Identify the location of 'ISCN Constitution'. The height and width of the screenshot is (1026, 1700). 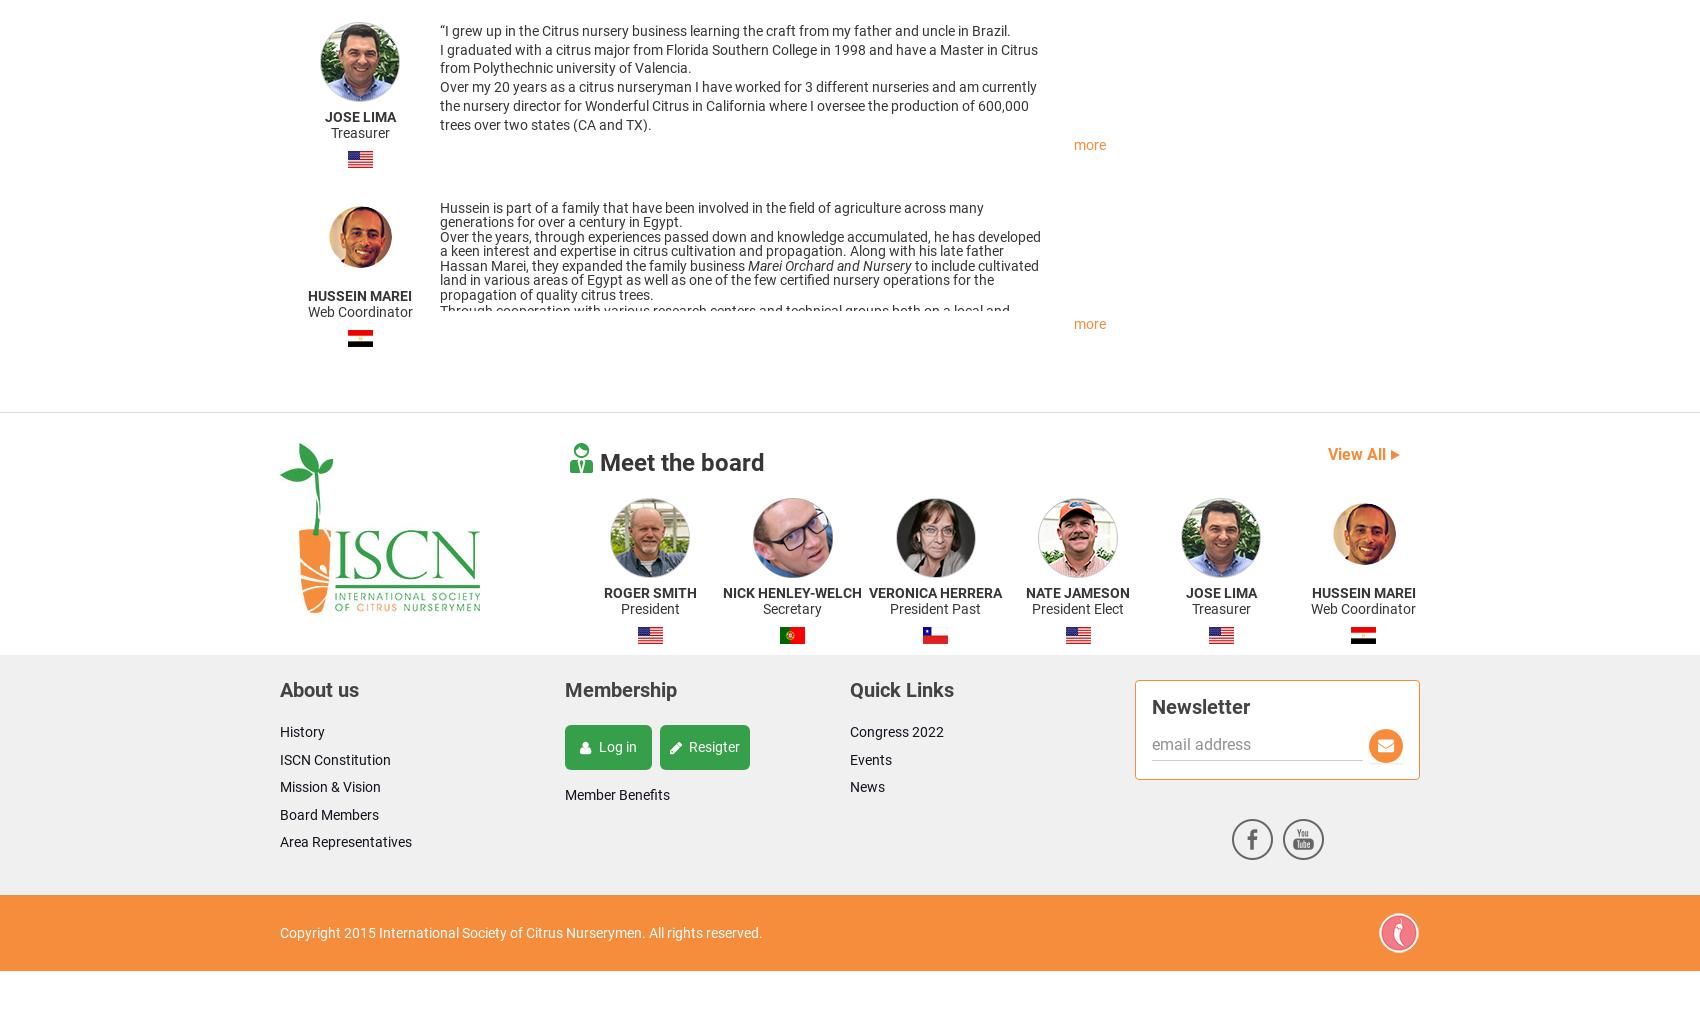
(279, 759).